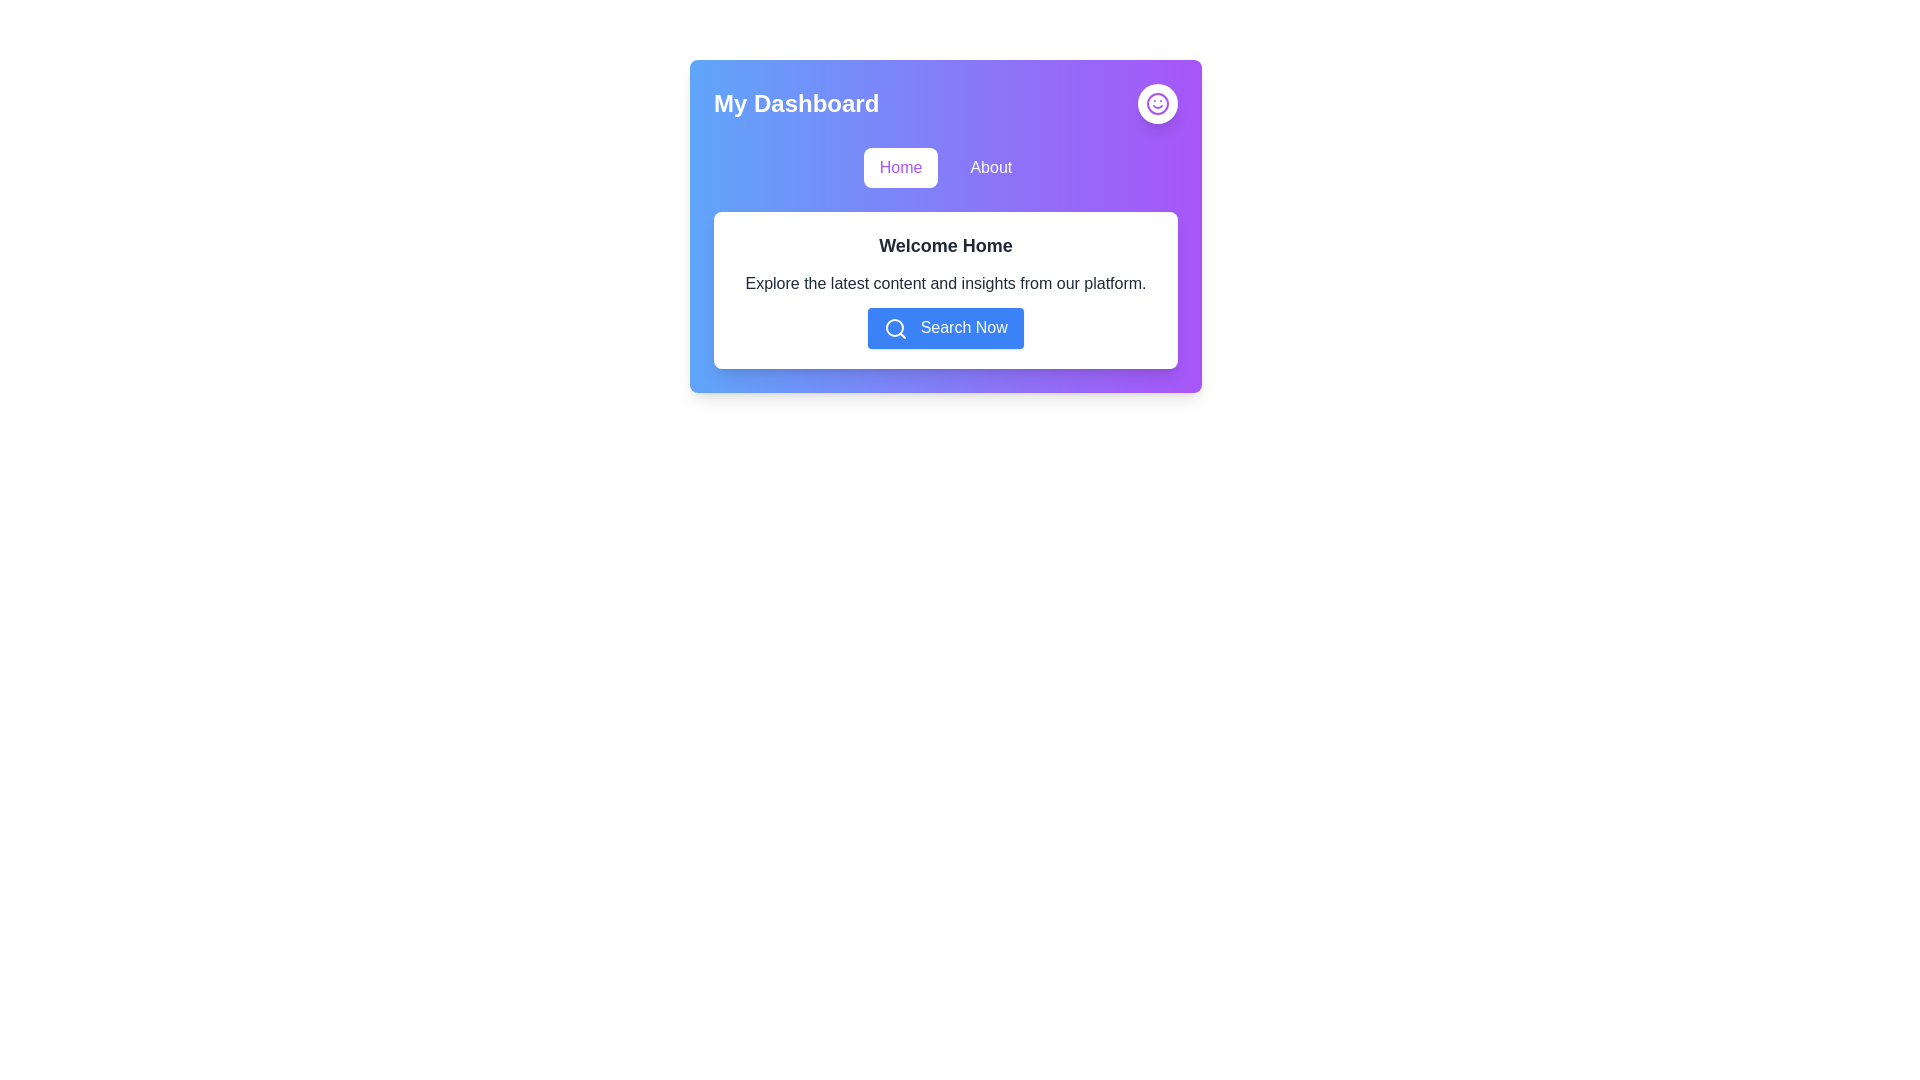 The height and width of the screenshot is (1080, 1920). Describe the element at coordinates (895, 326) in the screenshot. I see `the 'Search Now' button, which is visually indicated by the search icon to its left, for further interaction` at that location.